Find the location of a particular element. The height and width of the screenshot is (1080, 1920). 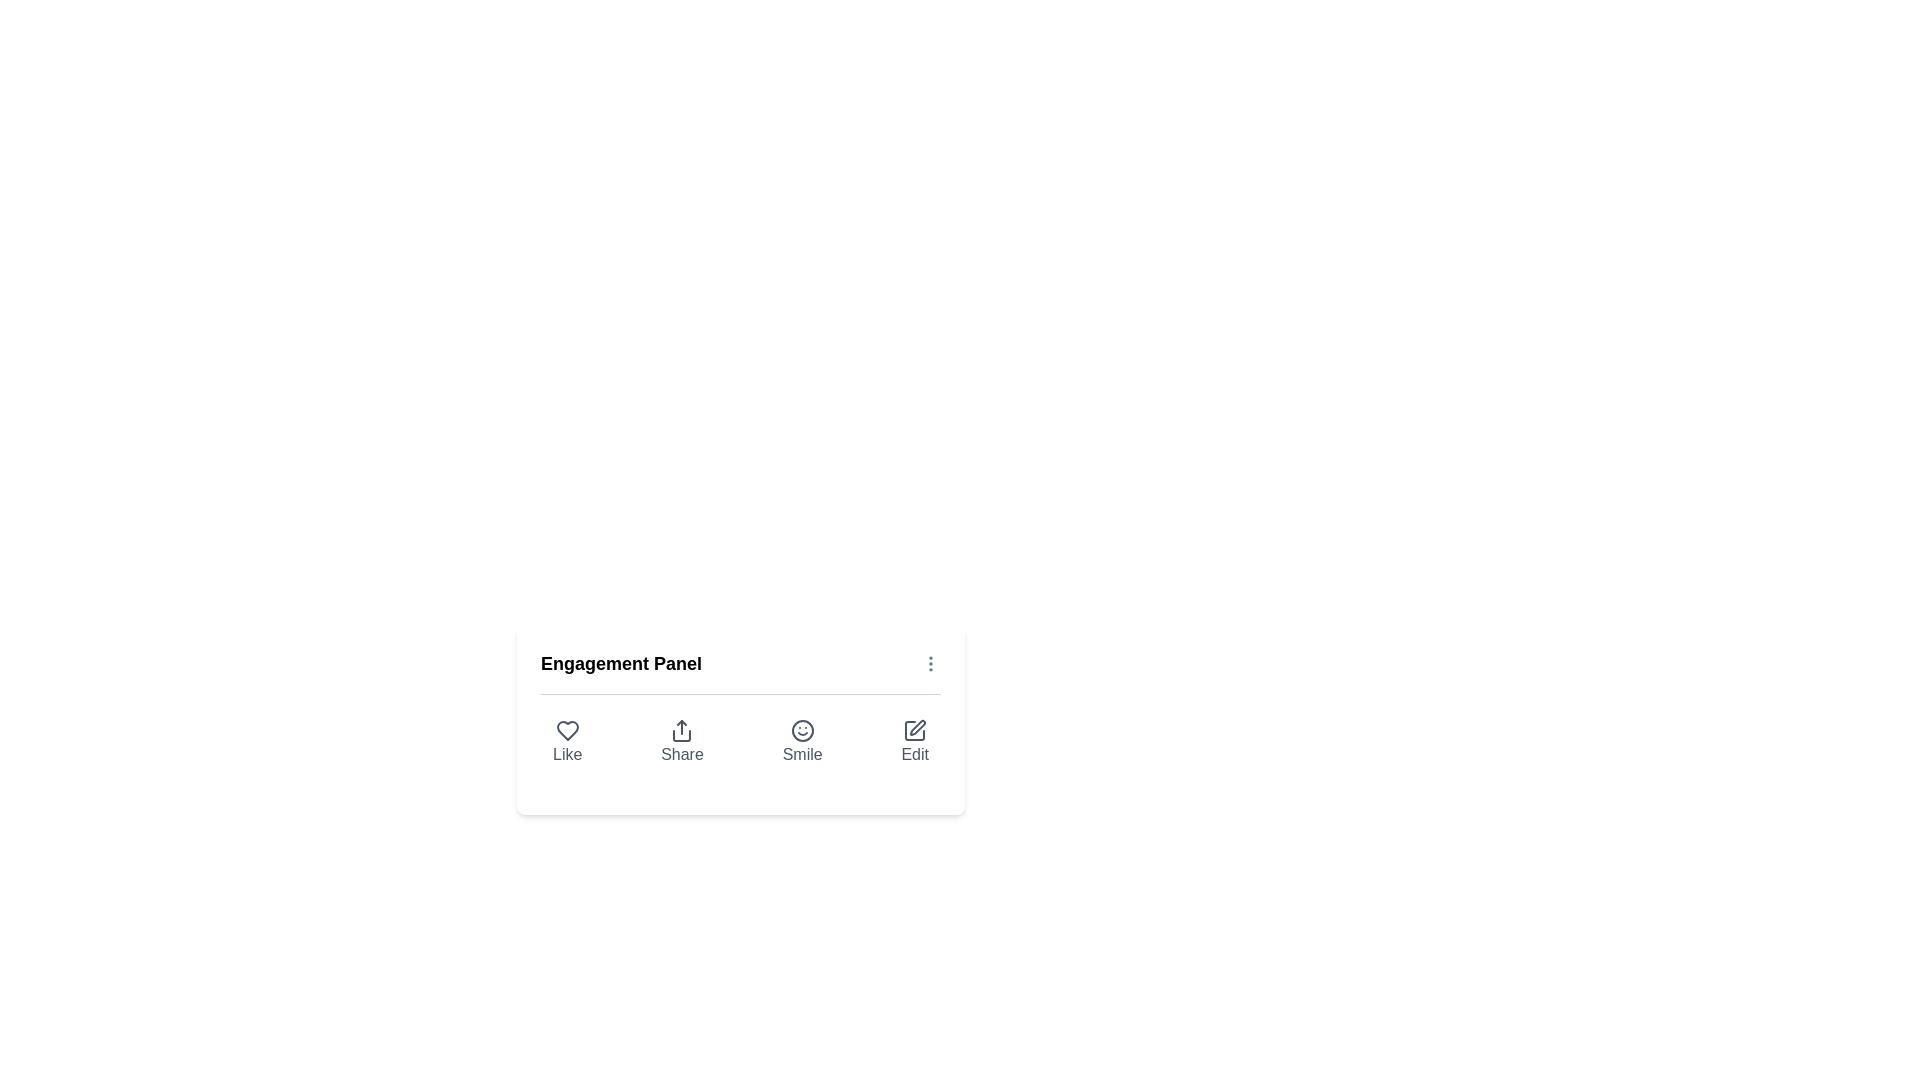

the circular smiley face icon located in the Engagement Panel above the 'Smile' label is located at coordinates (802, 731).